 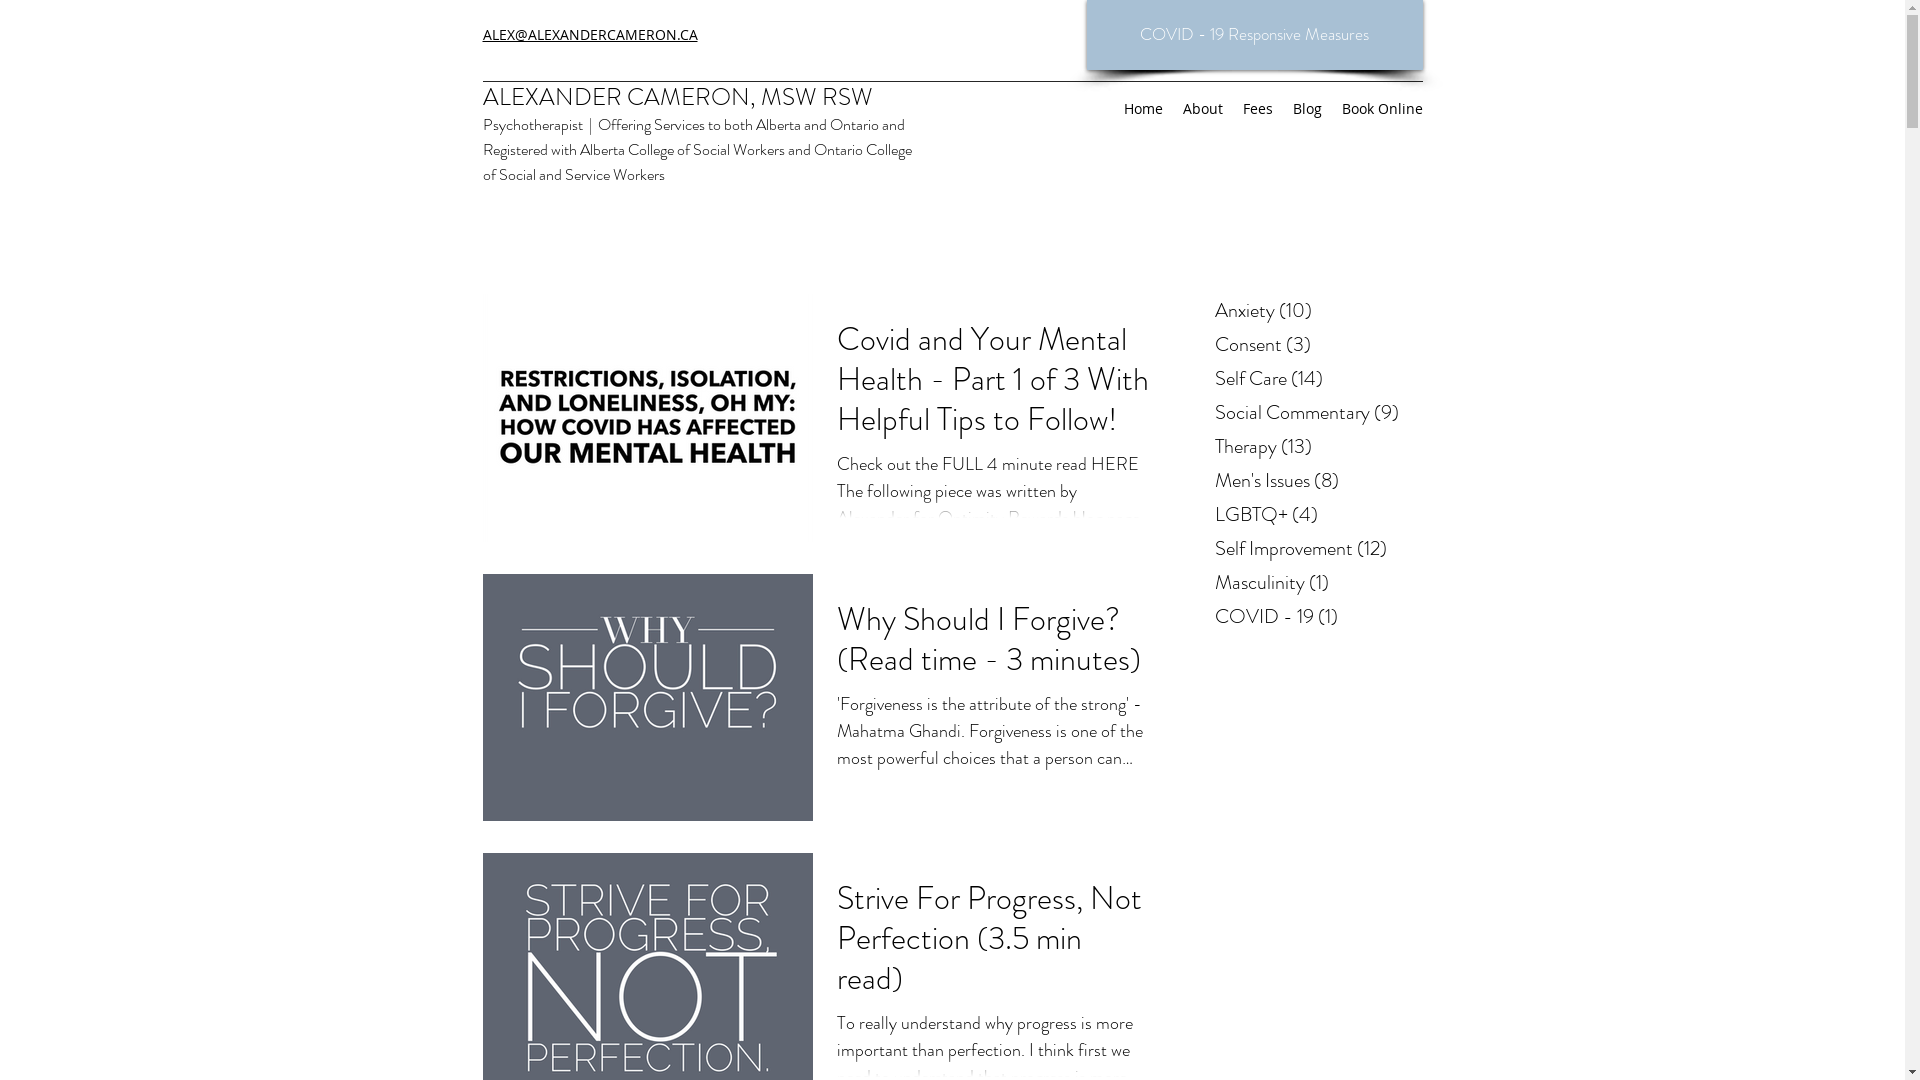 What do you see at coordinates (1315, 481) in the screenshot?
I see `'Men's Issues (8)'` at bounding box center [1315, 481].